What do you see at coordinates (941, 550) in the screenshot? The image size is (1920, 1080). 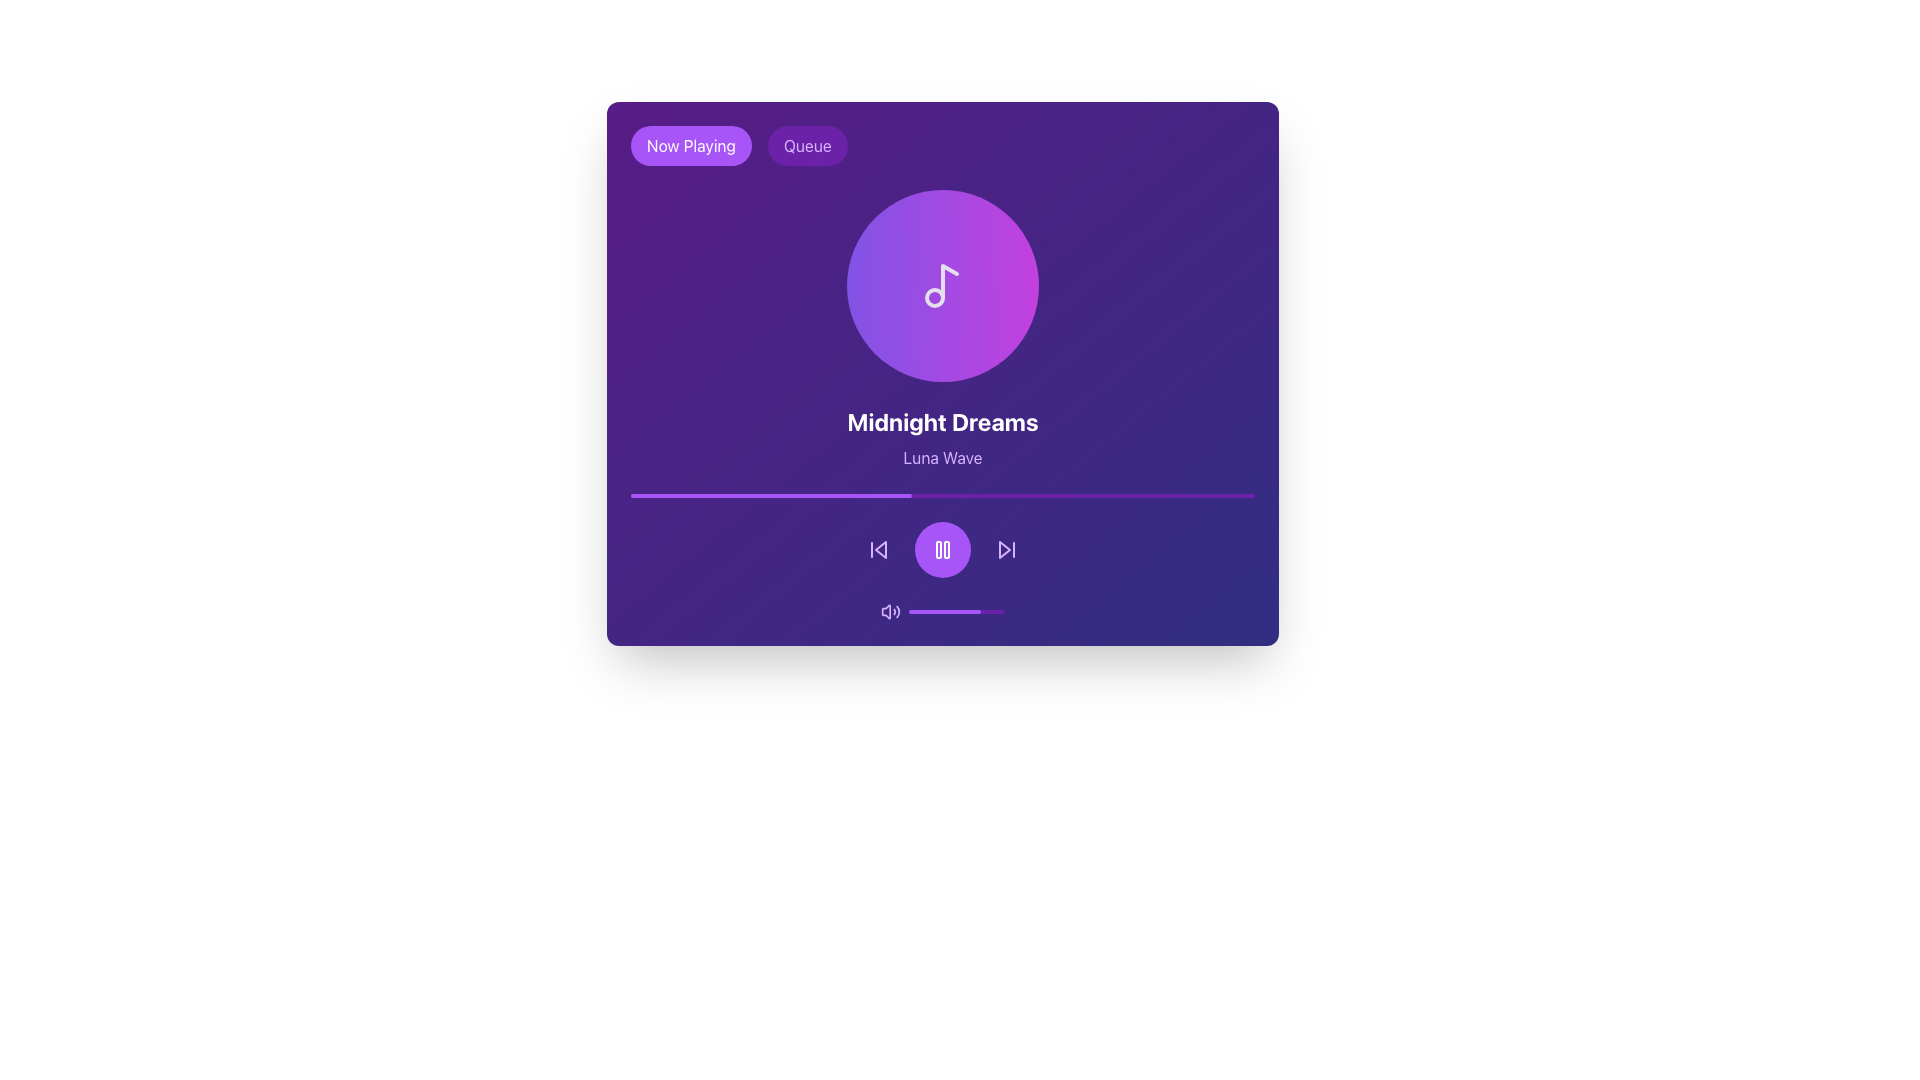 I see `the circular purple button with a pause icon, located centrally among a trio of icons in the bottom section of the music player interface` at bounding box center [941, 550].